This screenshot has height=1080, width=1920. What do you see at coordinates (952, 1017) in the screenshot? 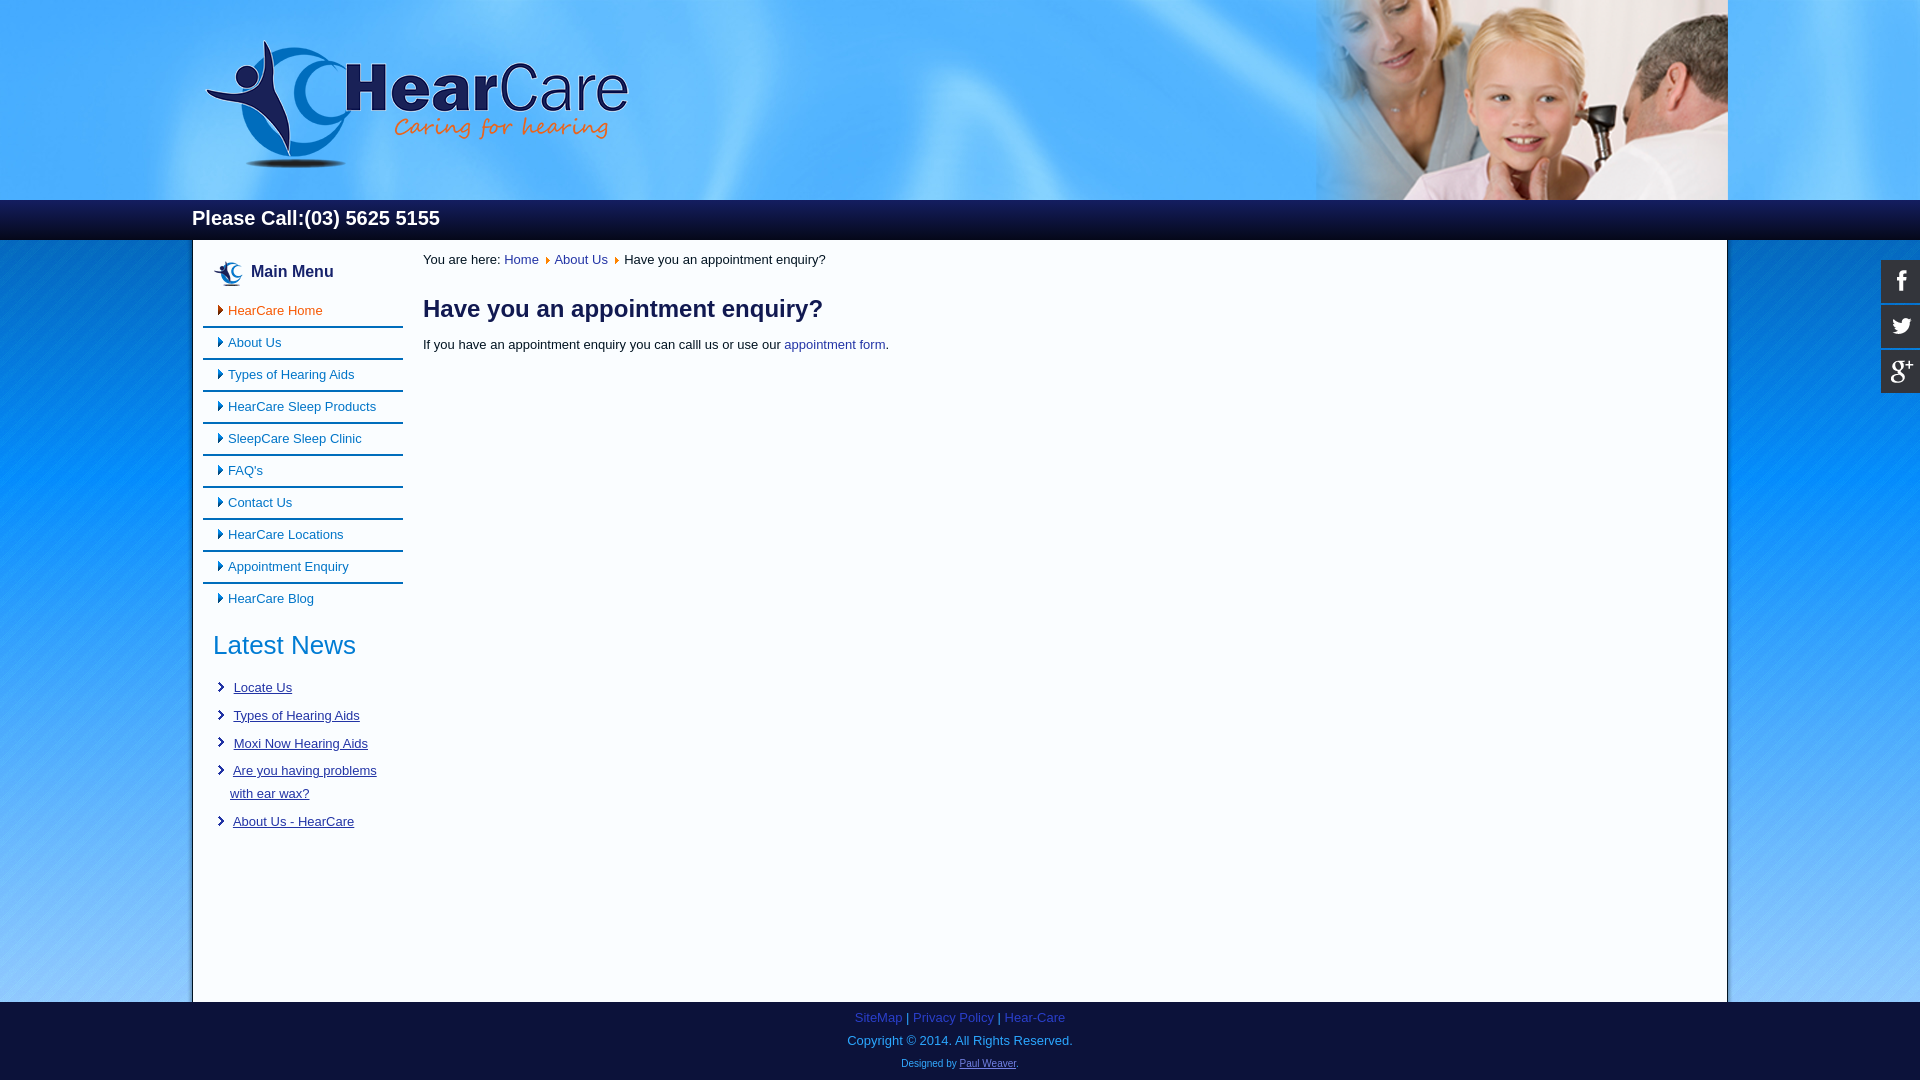
I see `'Privacy Policy'` at bounding box center [952, 1017].